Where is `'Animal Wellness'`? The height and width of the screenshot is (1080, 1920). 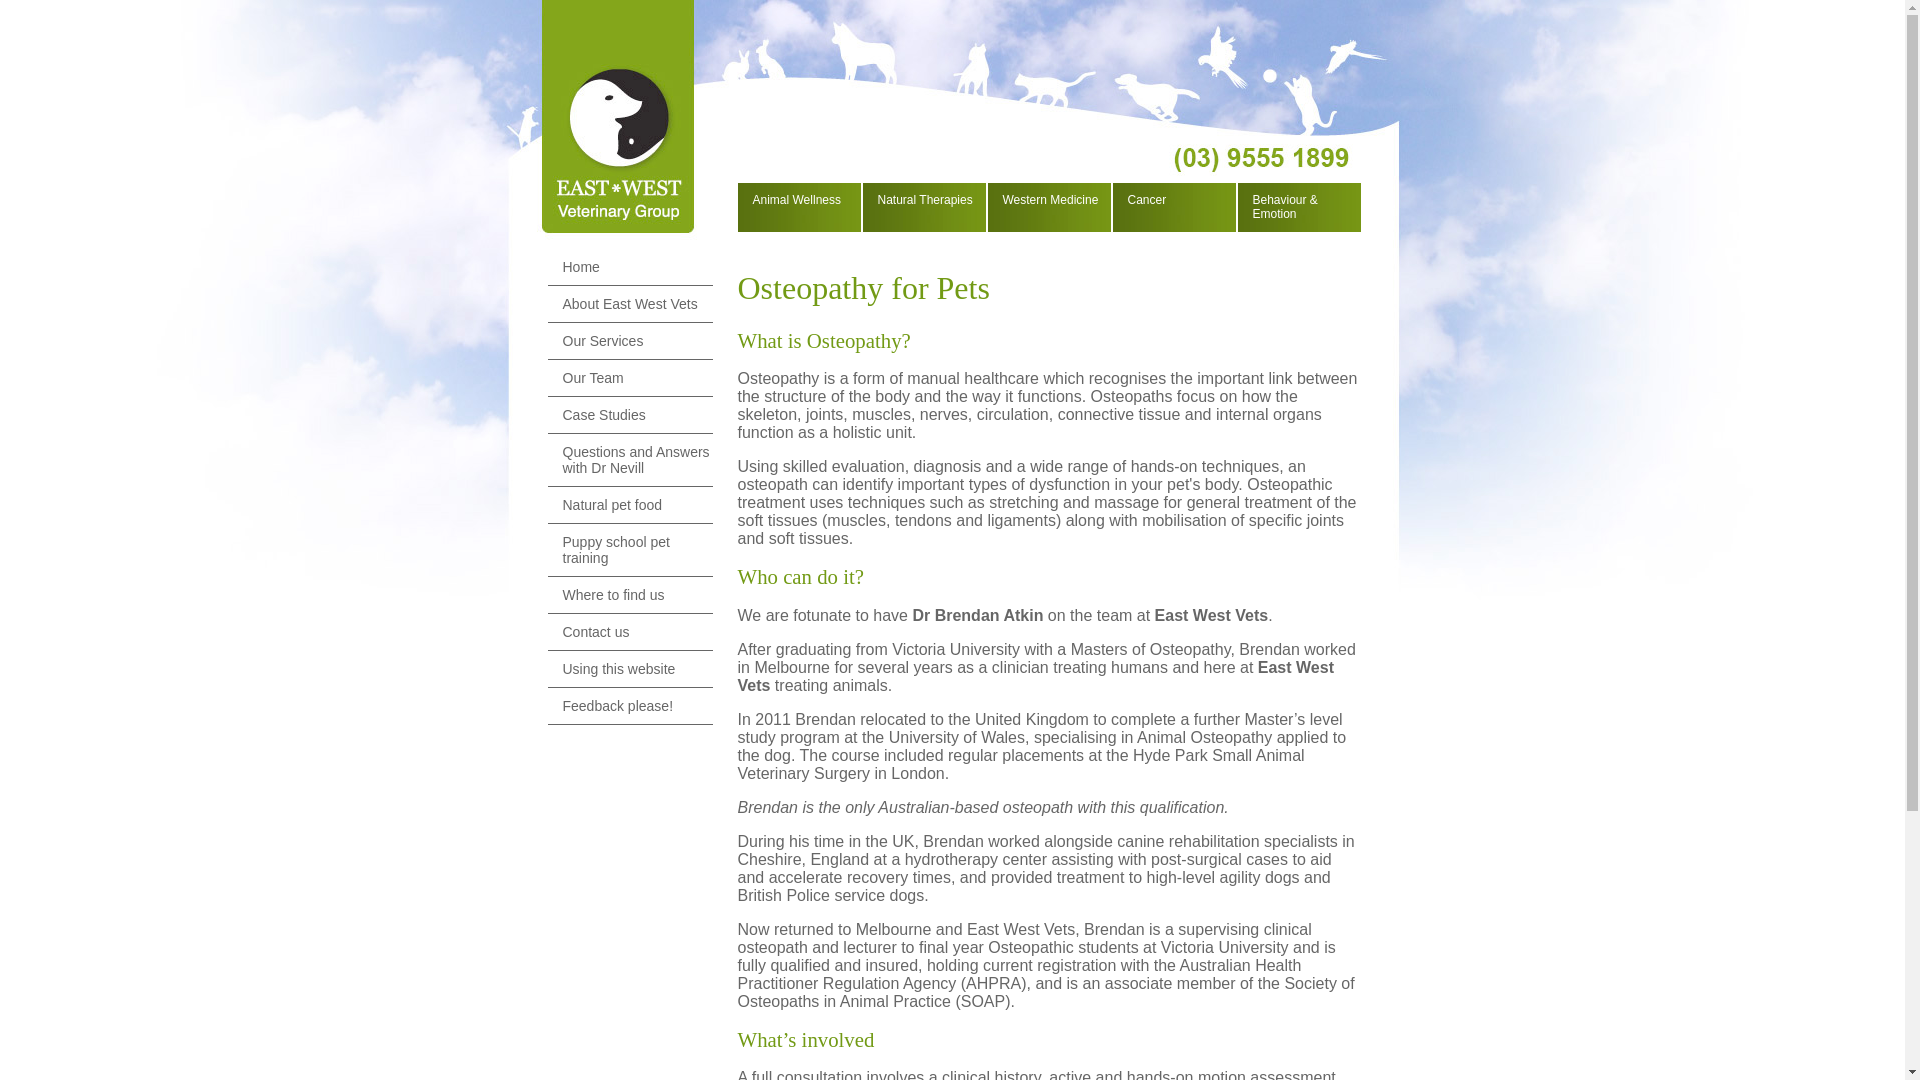
'Animal Wellness' is located at coordinates (741, 200).